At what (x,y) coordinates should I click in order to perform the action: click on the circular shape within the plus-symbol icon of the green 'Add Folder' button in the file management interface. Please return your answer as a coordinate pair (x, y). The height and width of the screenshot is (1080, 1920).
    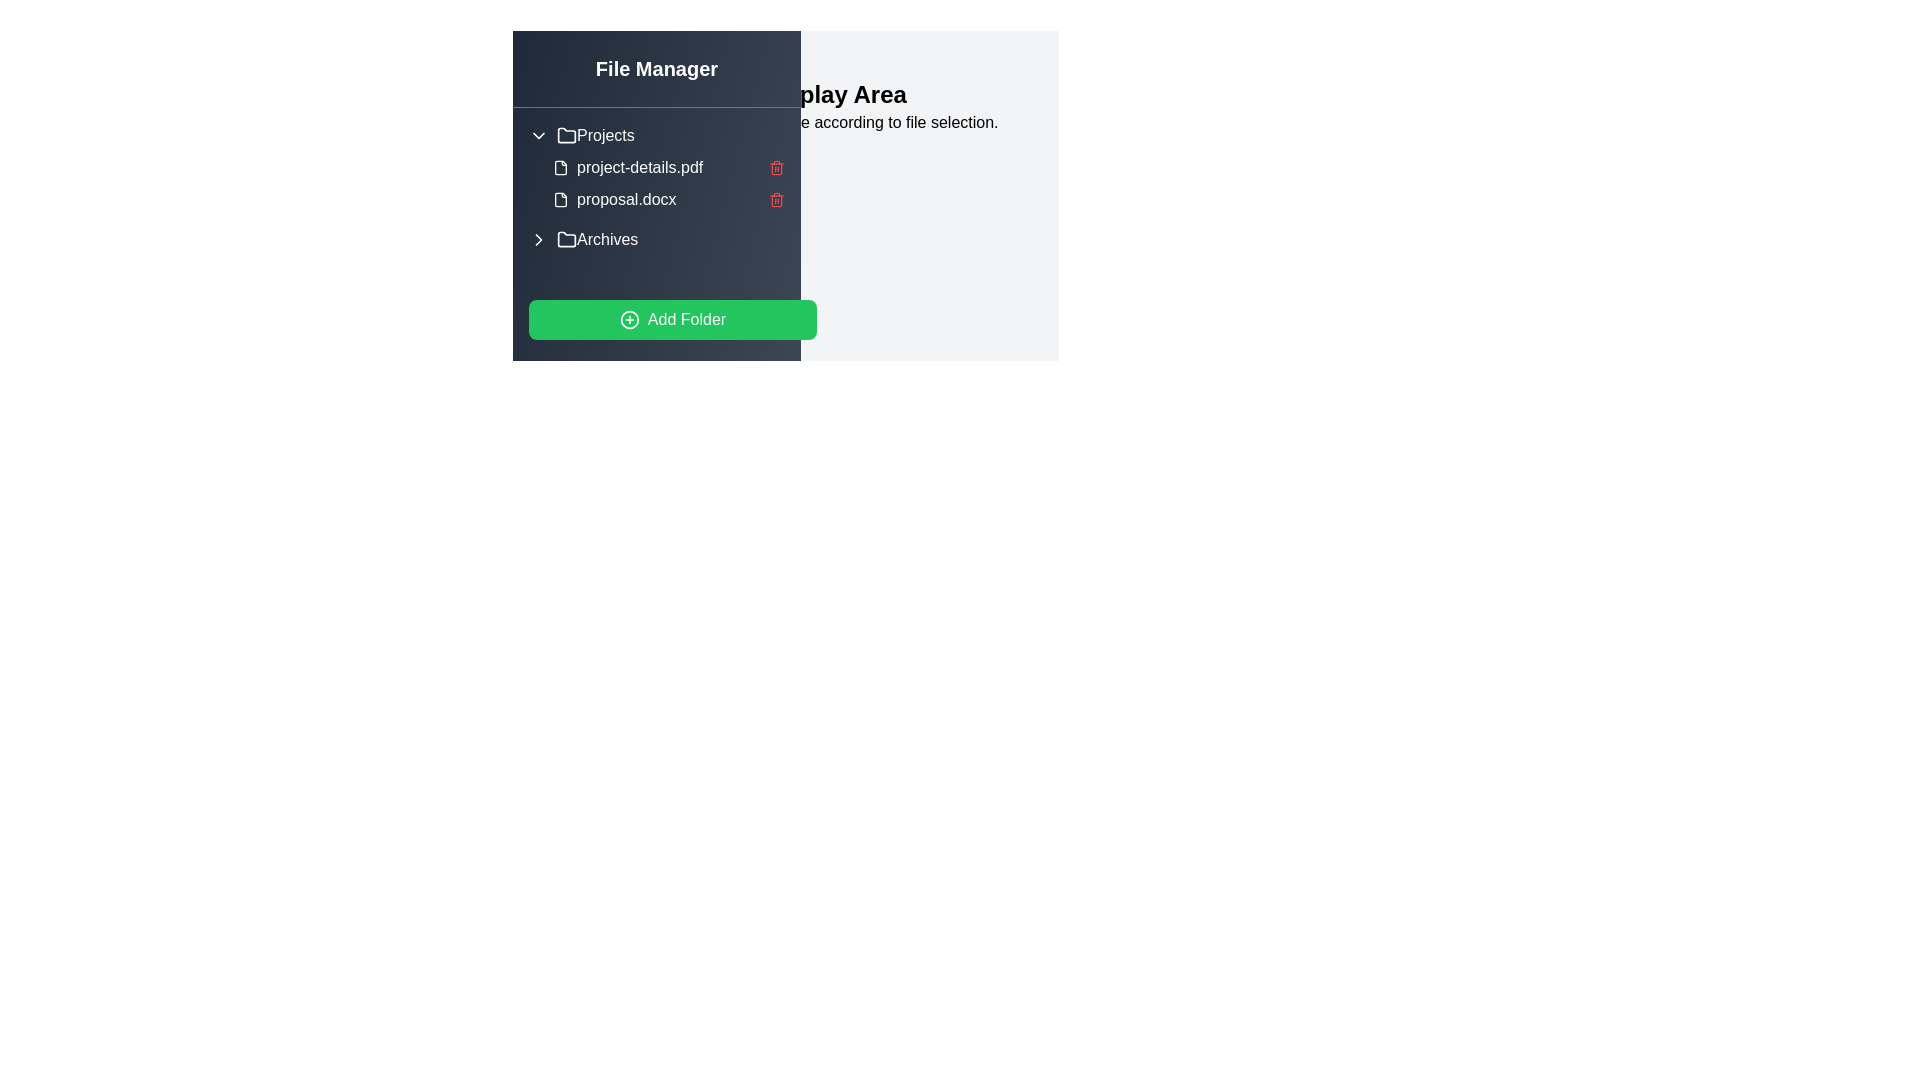
    Looking at the image, I should click on (628, 319).